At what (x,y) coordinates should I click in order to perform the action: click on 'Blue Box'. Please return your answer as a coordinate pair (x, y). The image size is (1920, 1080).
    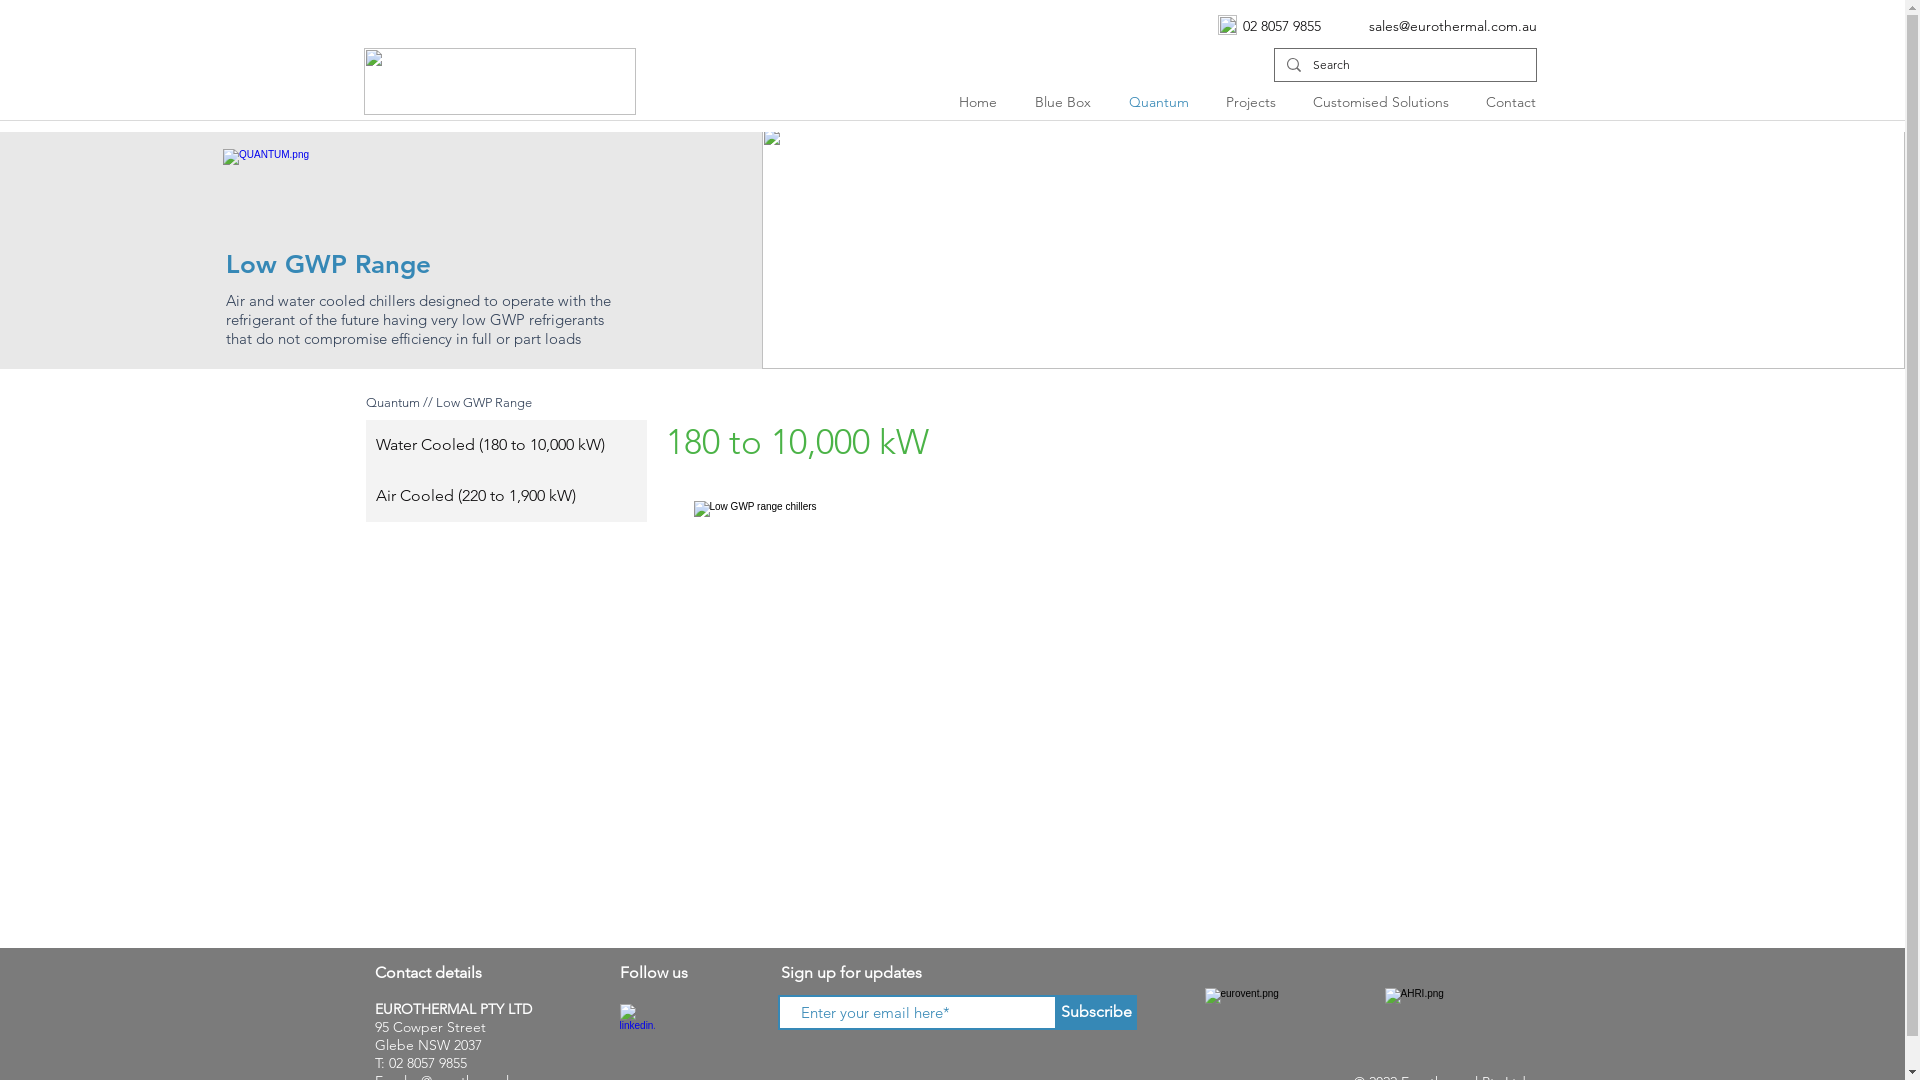
    Looking at the image, I should click on (1065, 101).